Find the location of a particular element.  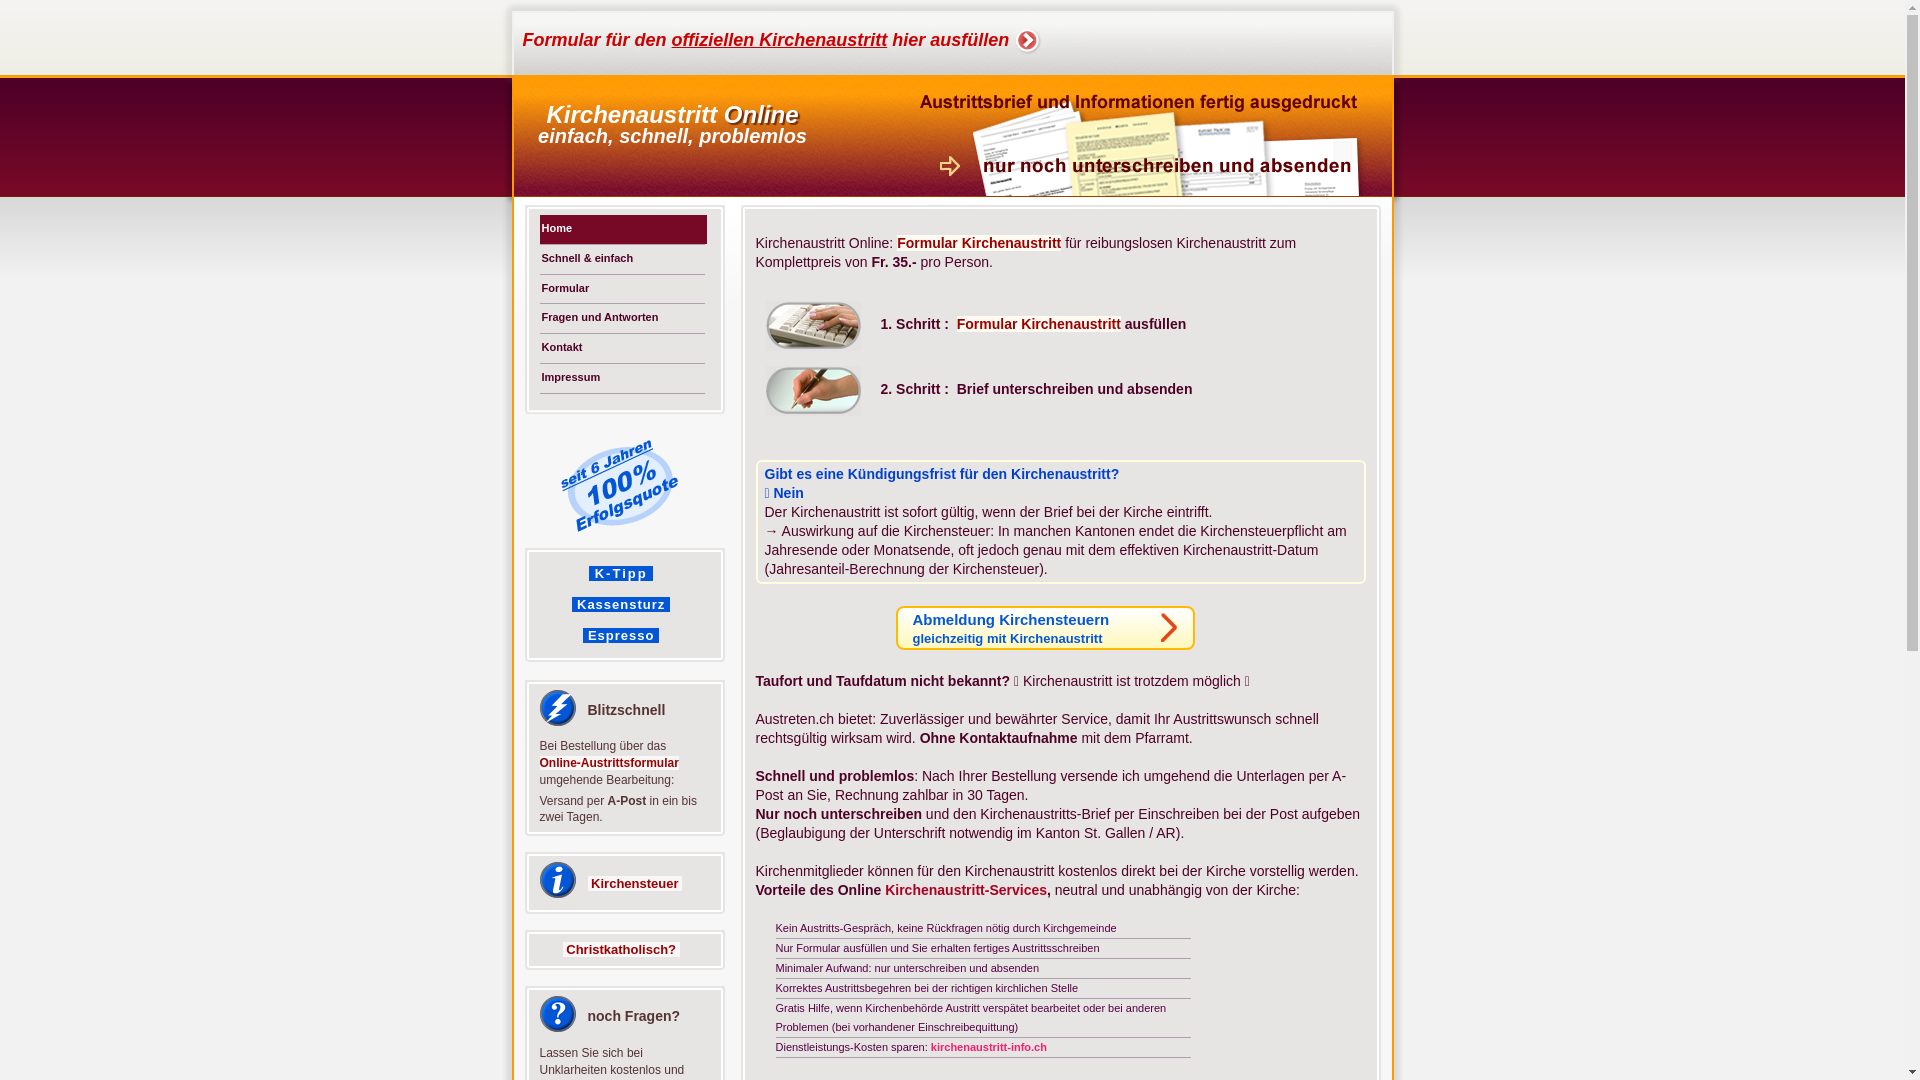

'Kontakt' is located at coordinates (539, 347).